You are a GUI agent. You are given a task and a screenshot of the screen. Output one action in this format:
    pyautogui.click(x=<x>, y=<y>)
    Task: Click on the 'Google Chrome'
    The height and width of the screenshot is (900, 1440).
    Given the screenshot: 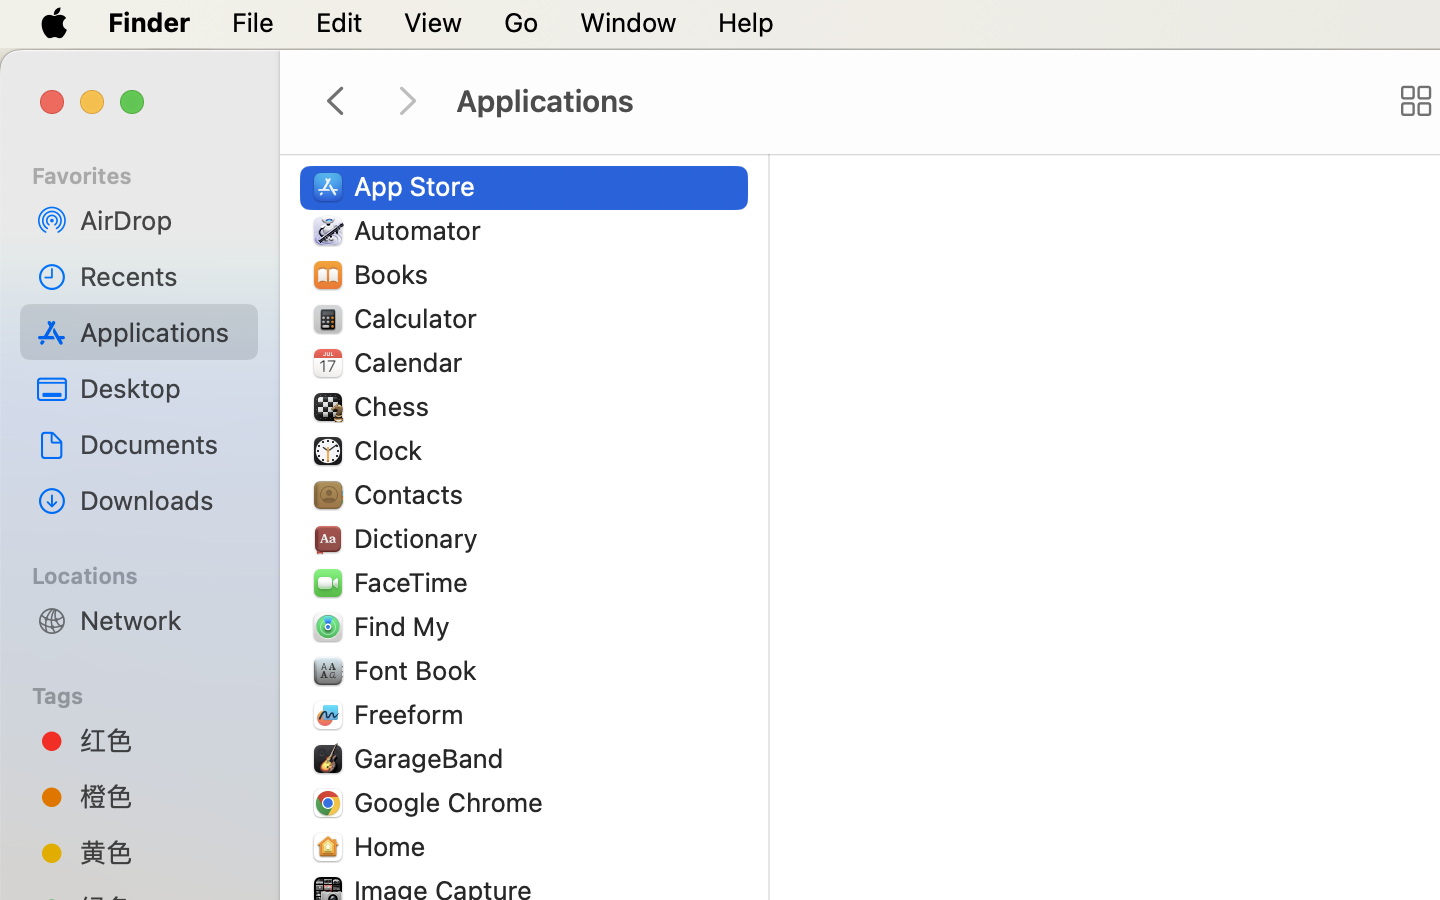 What is the action you would take?
    pyautogui.click(x=453, y=801)
    